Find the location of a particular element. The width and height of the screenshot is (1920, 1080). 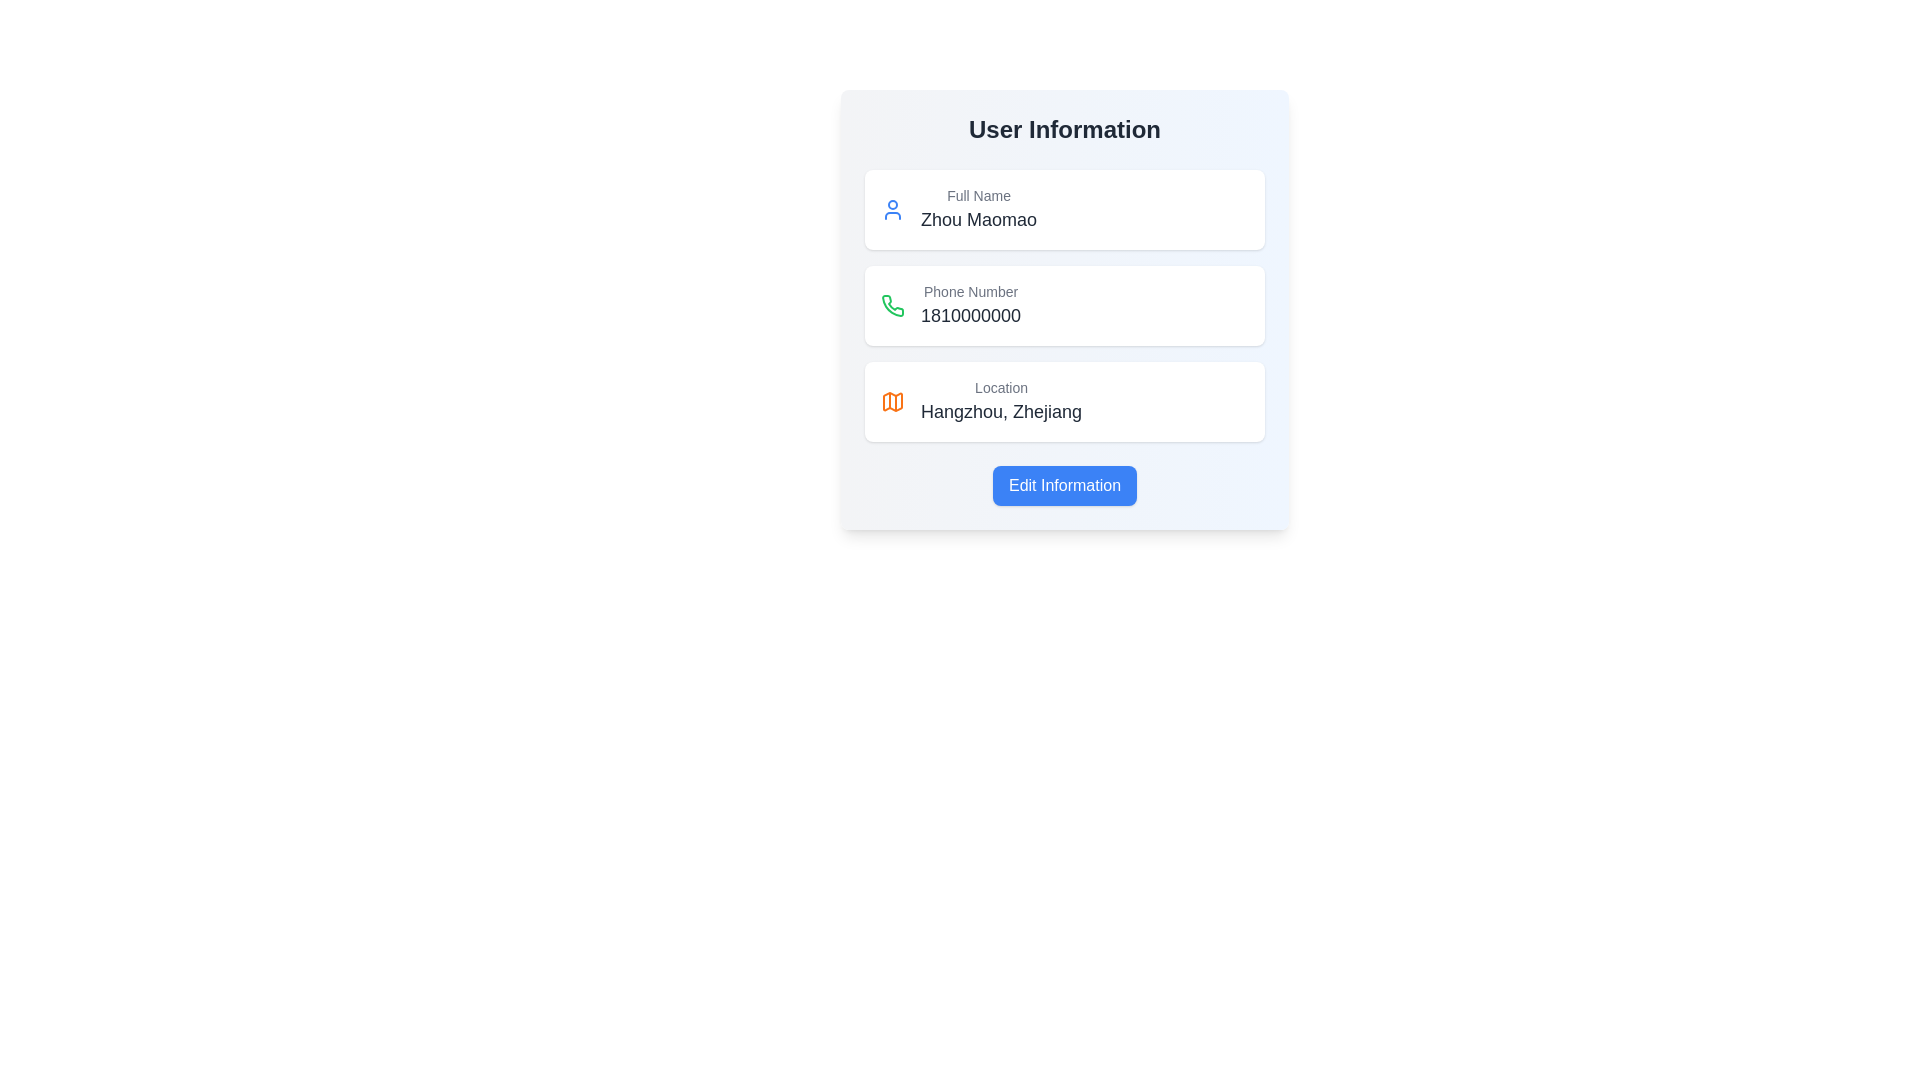

the displayed text 'Zhou Maomao' in the large-sized, gray-colored text label located below the 'Full Name' label on the top left side of the user information panel is located at coordinates (979, 219).